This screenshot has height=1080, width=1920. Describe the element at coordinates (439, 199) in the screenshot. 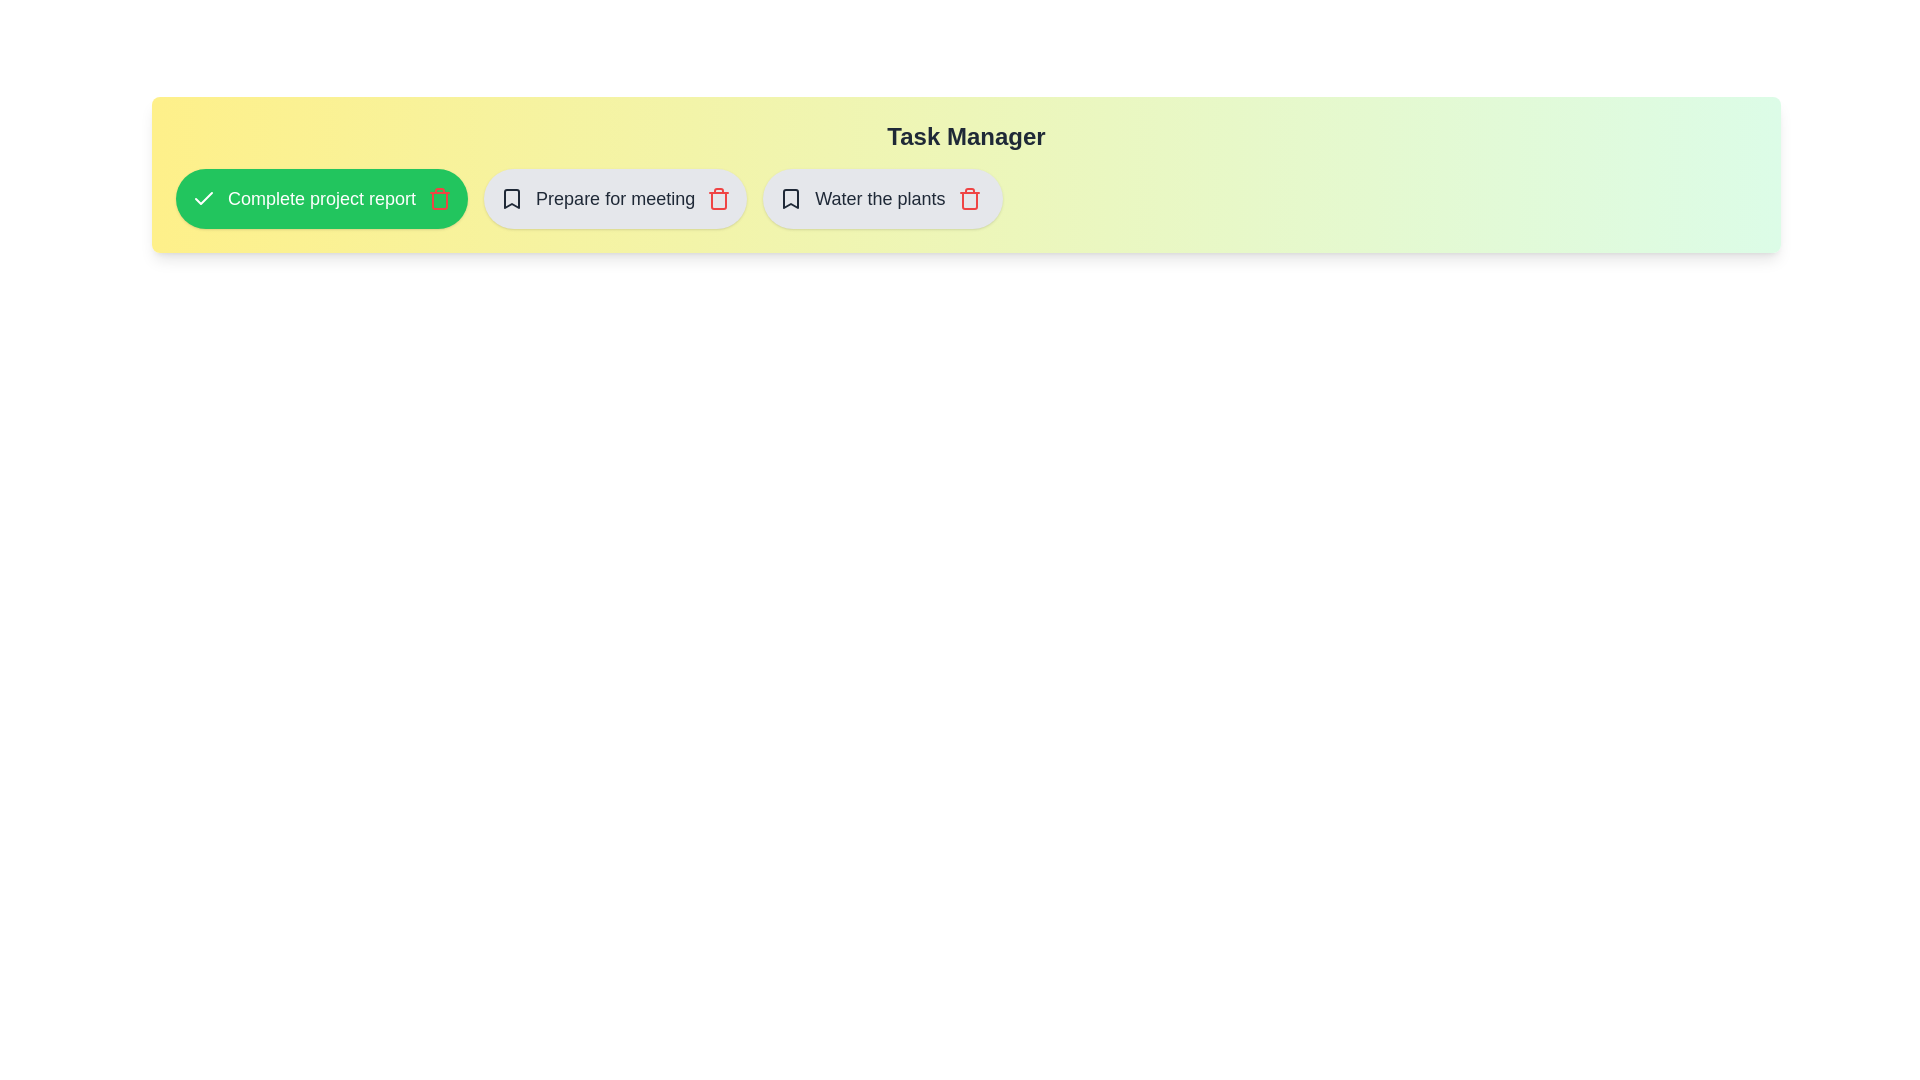

I see `the trash icon to delete the task 'Complete project report'` at that location.